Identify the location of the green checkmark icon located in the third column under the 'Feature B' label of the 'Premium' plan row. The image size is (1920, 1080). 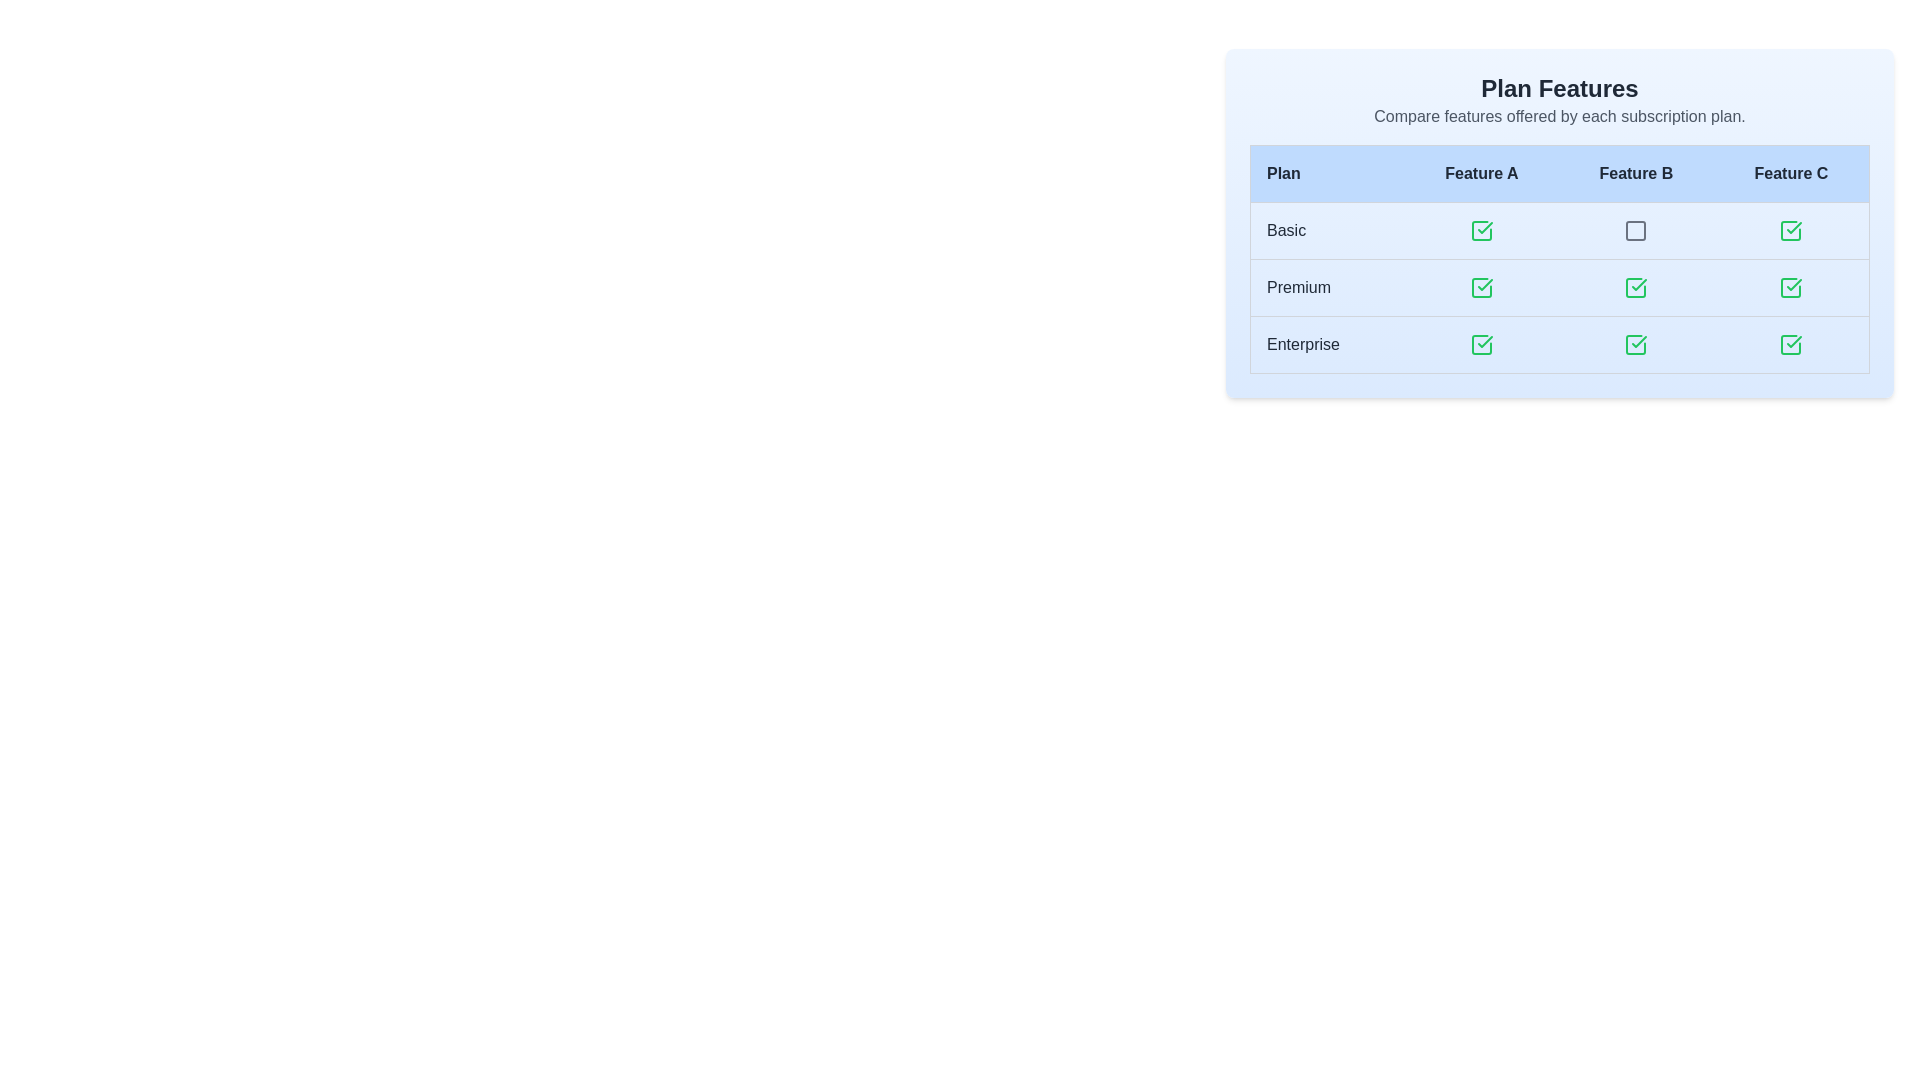
(1636, 288).